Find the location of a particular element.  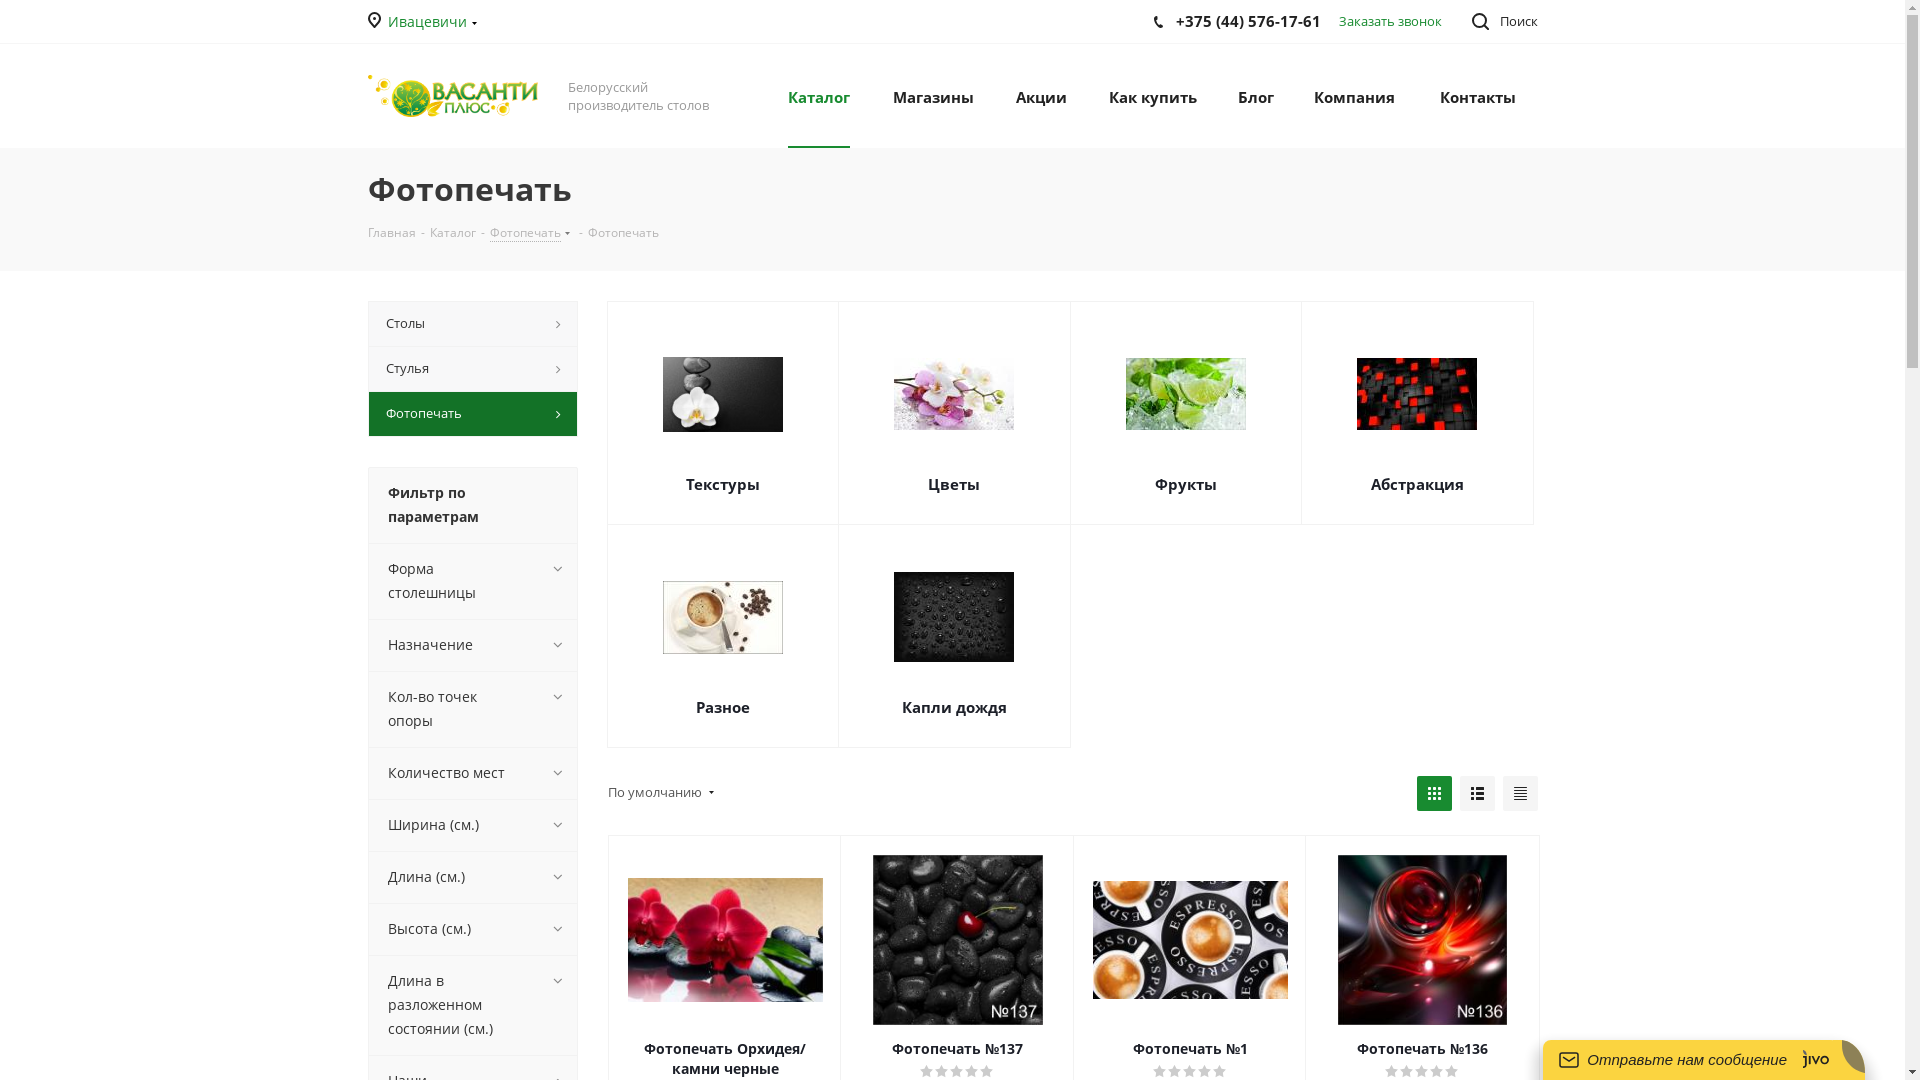

'3' is located at coordinates (1190, 1071).